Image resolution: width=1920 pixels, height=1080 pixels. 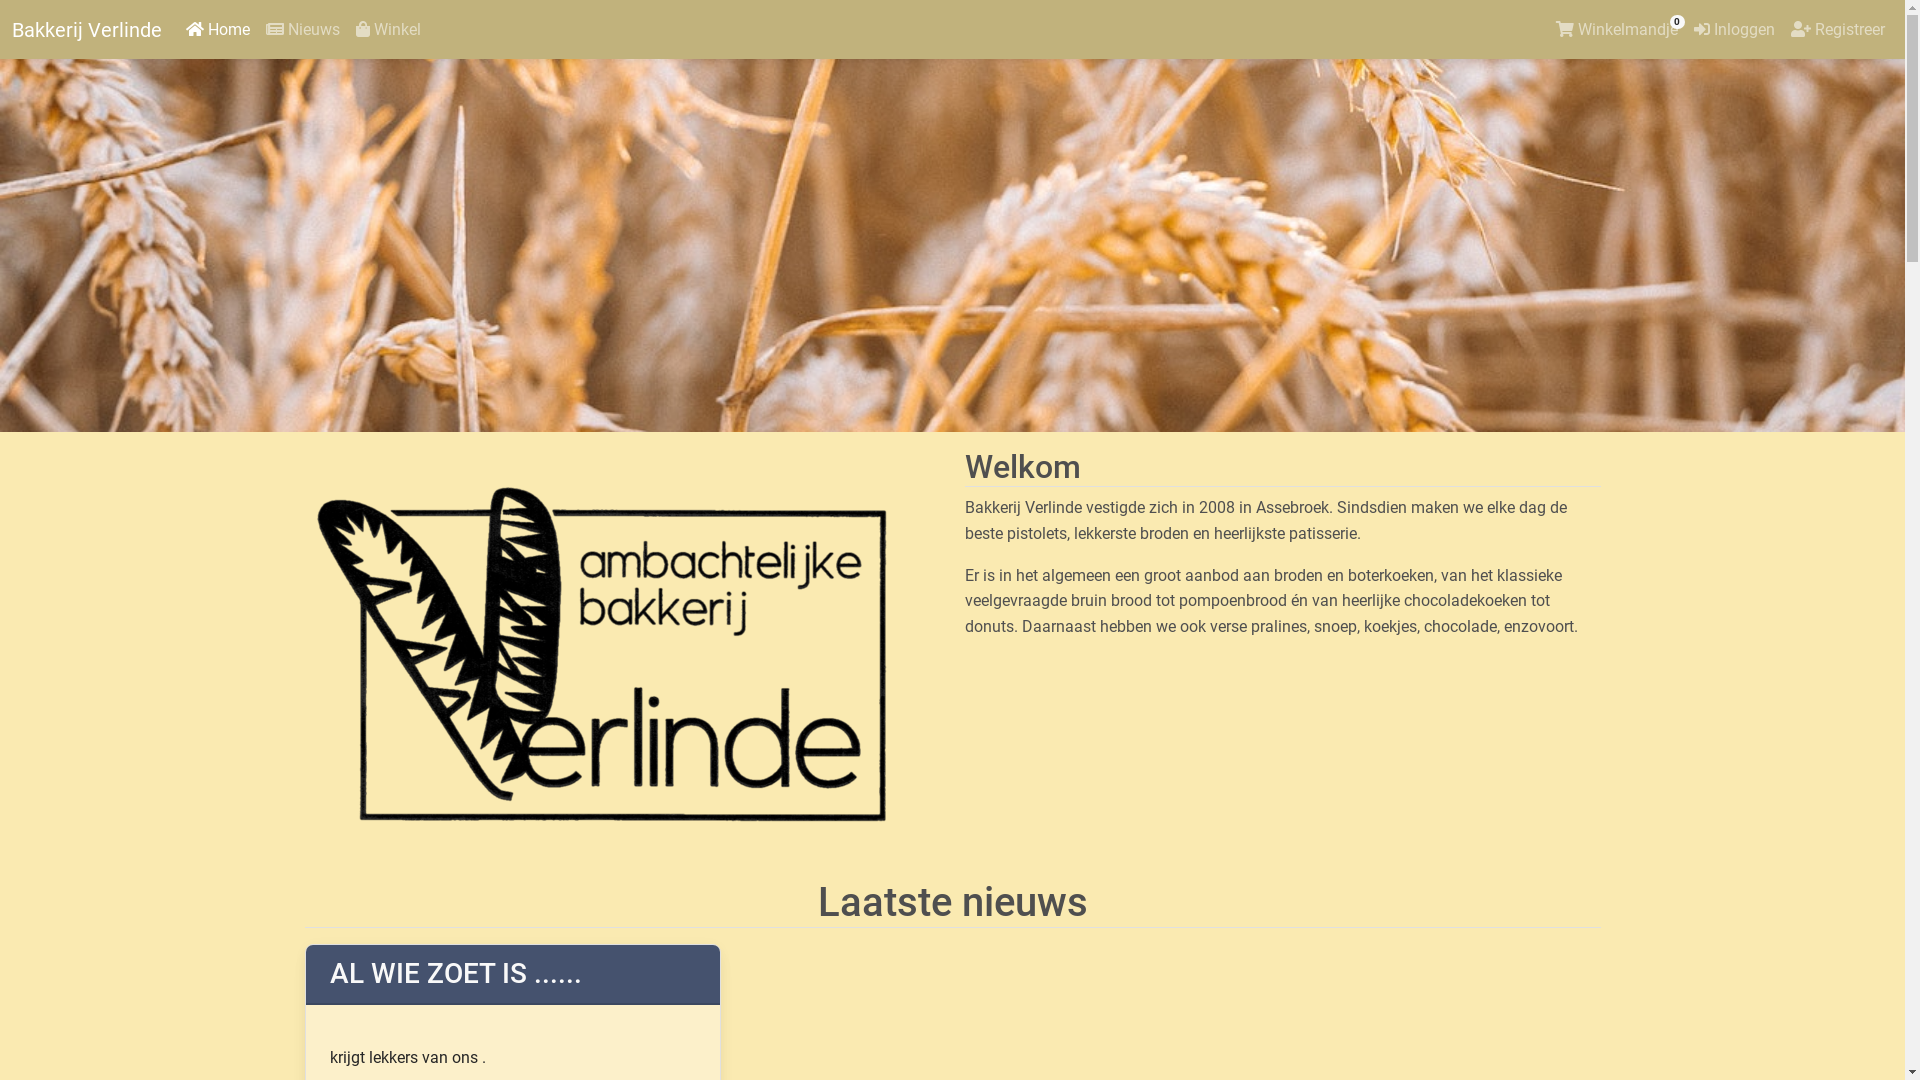 I want to click on 'Inloggen', so click(x=1733, y=30).